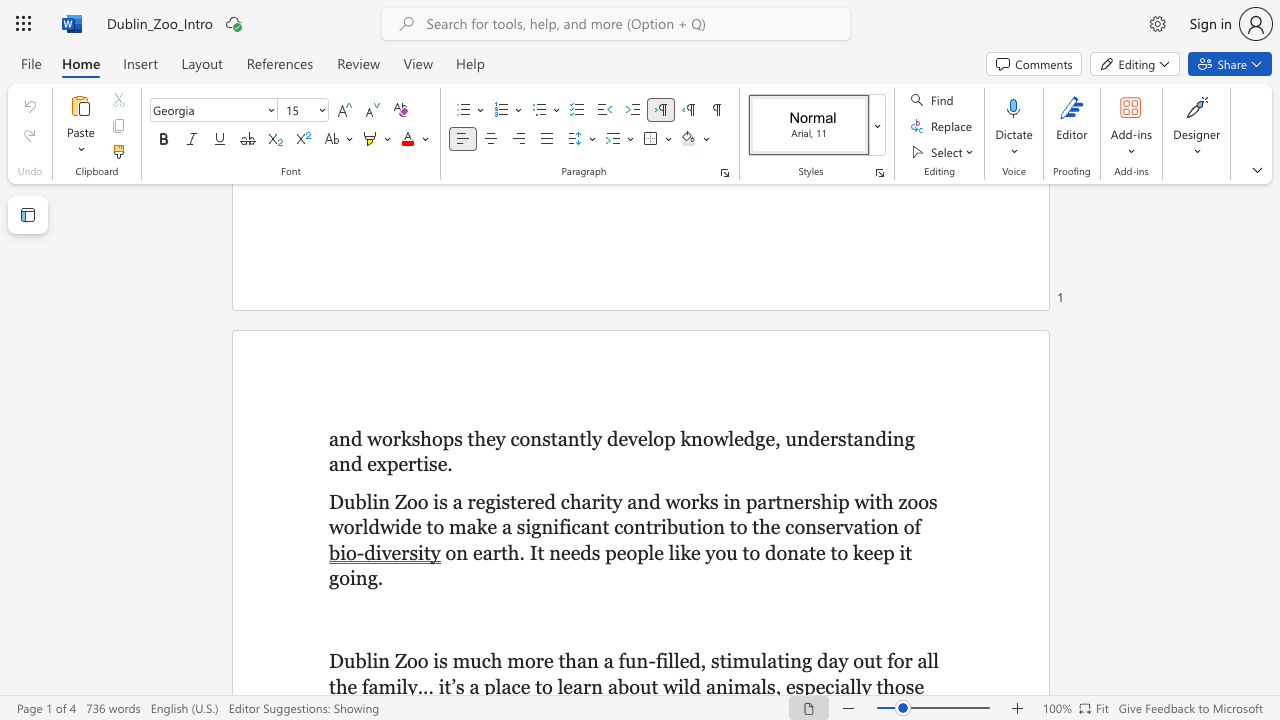 This screenshot has height=720, width=1280. What do you see at coordinates (473, 437) in the screenshot?
I see `the subset text "hey constantly devel" within the text "and workshops they constantly develo"` at bounding box center [473, 437].